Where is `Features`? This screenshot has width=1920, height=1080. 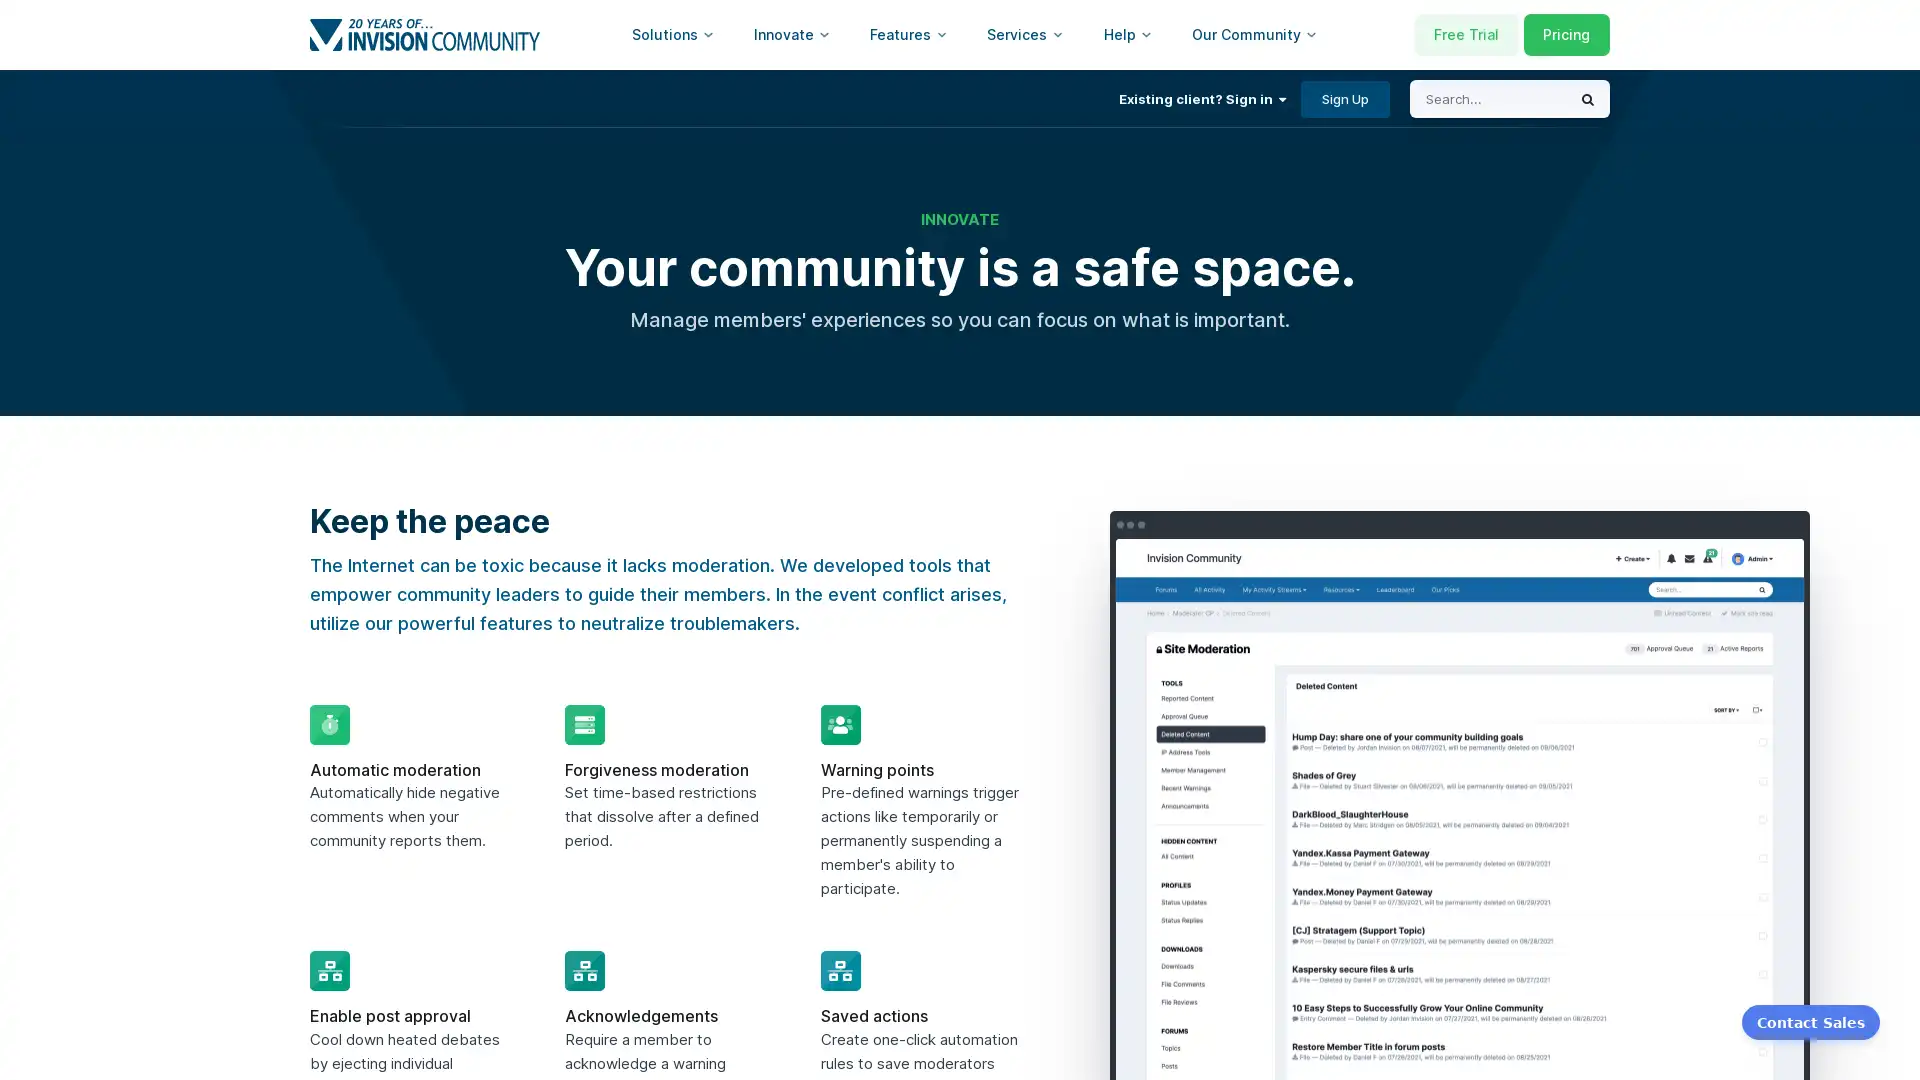
Features is located at coordinates (907, 34).